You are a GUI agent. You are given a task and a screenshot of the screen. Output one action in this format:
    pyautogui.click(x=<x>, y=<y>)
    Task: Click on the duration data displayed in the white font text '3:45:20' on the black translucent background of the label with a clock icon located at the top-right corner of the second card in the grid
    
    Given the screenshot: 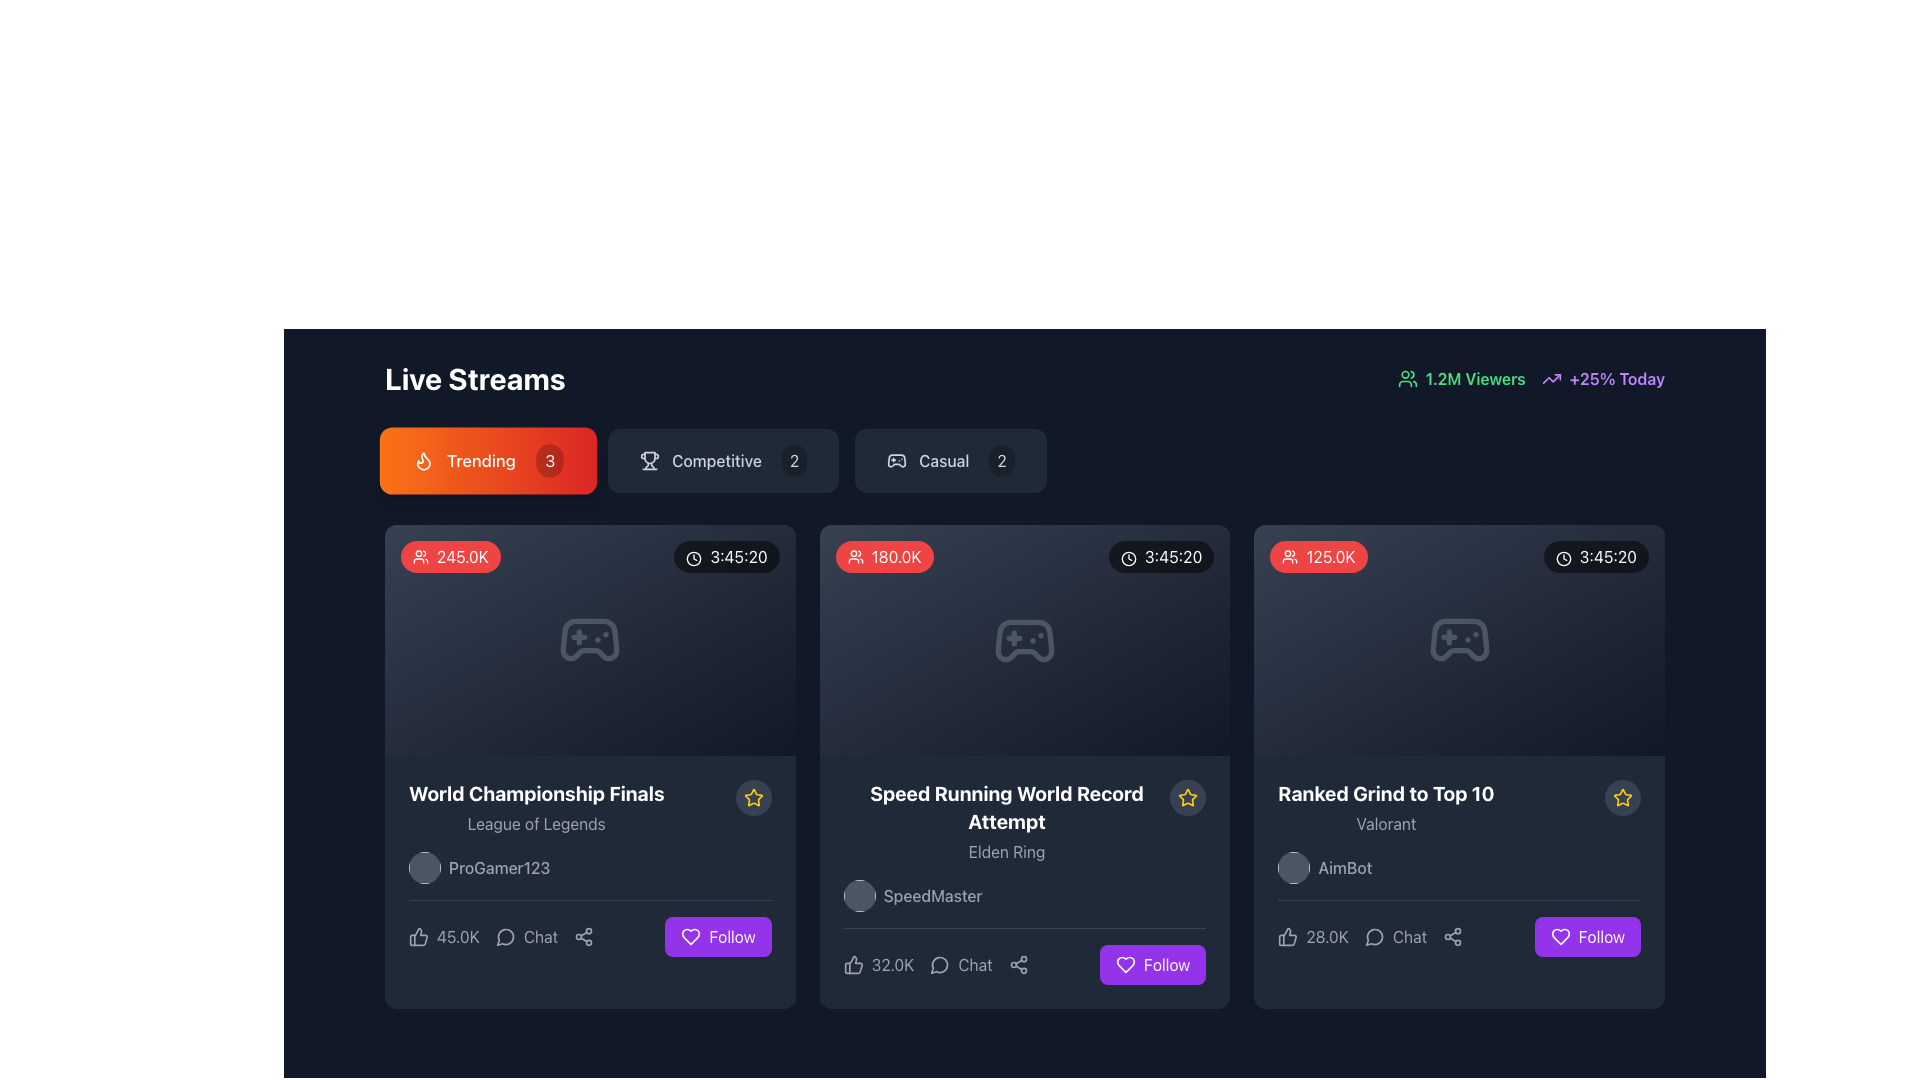 What is the action you would take?
    pyautogui.click(x=1161, y=556)
    